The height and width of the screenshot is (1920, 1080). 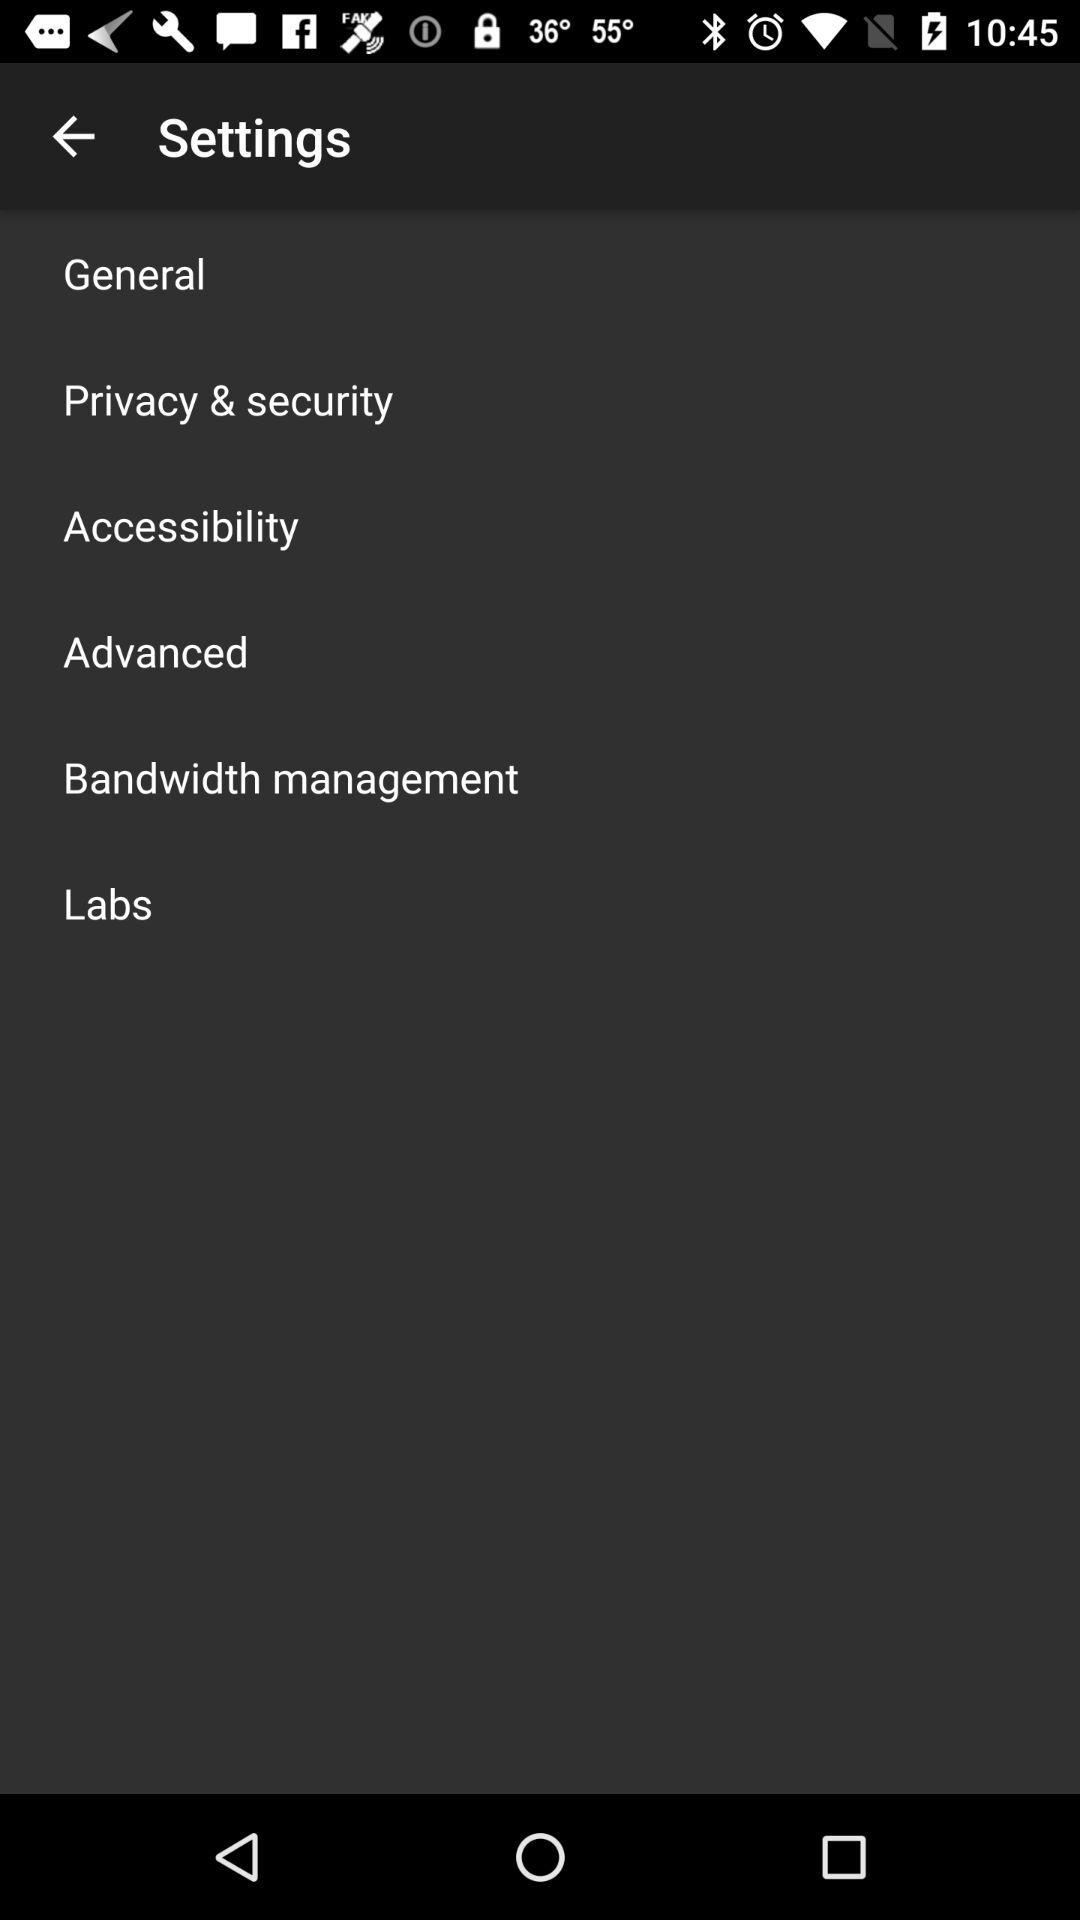 I want to click on bandwidth management icon, so click(x=290, y=776).